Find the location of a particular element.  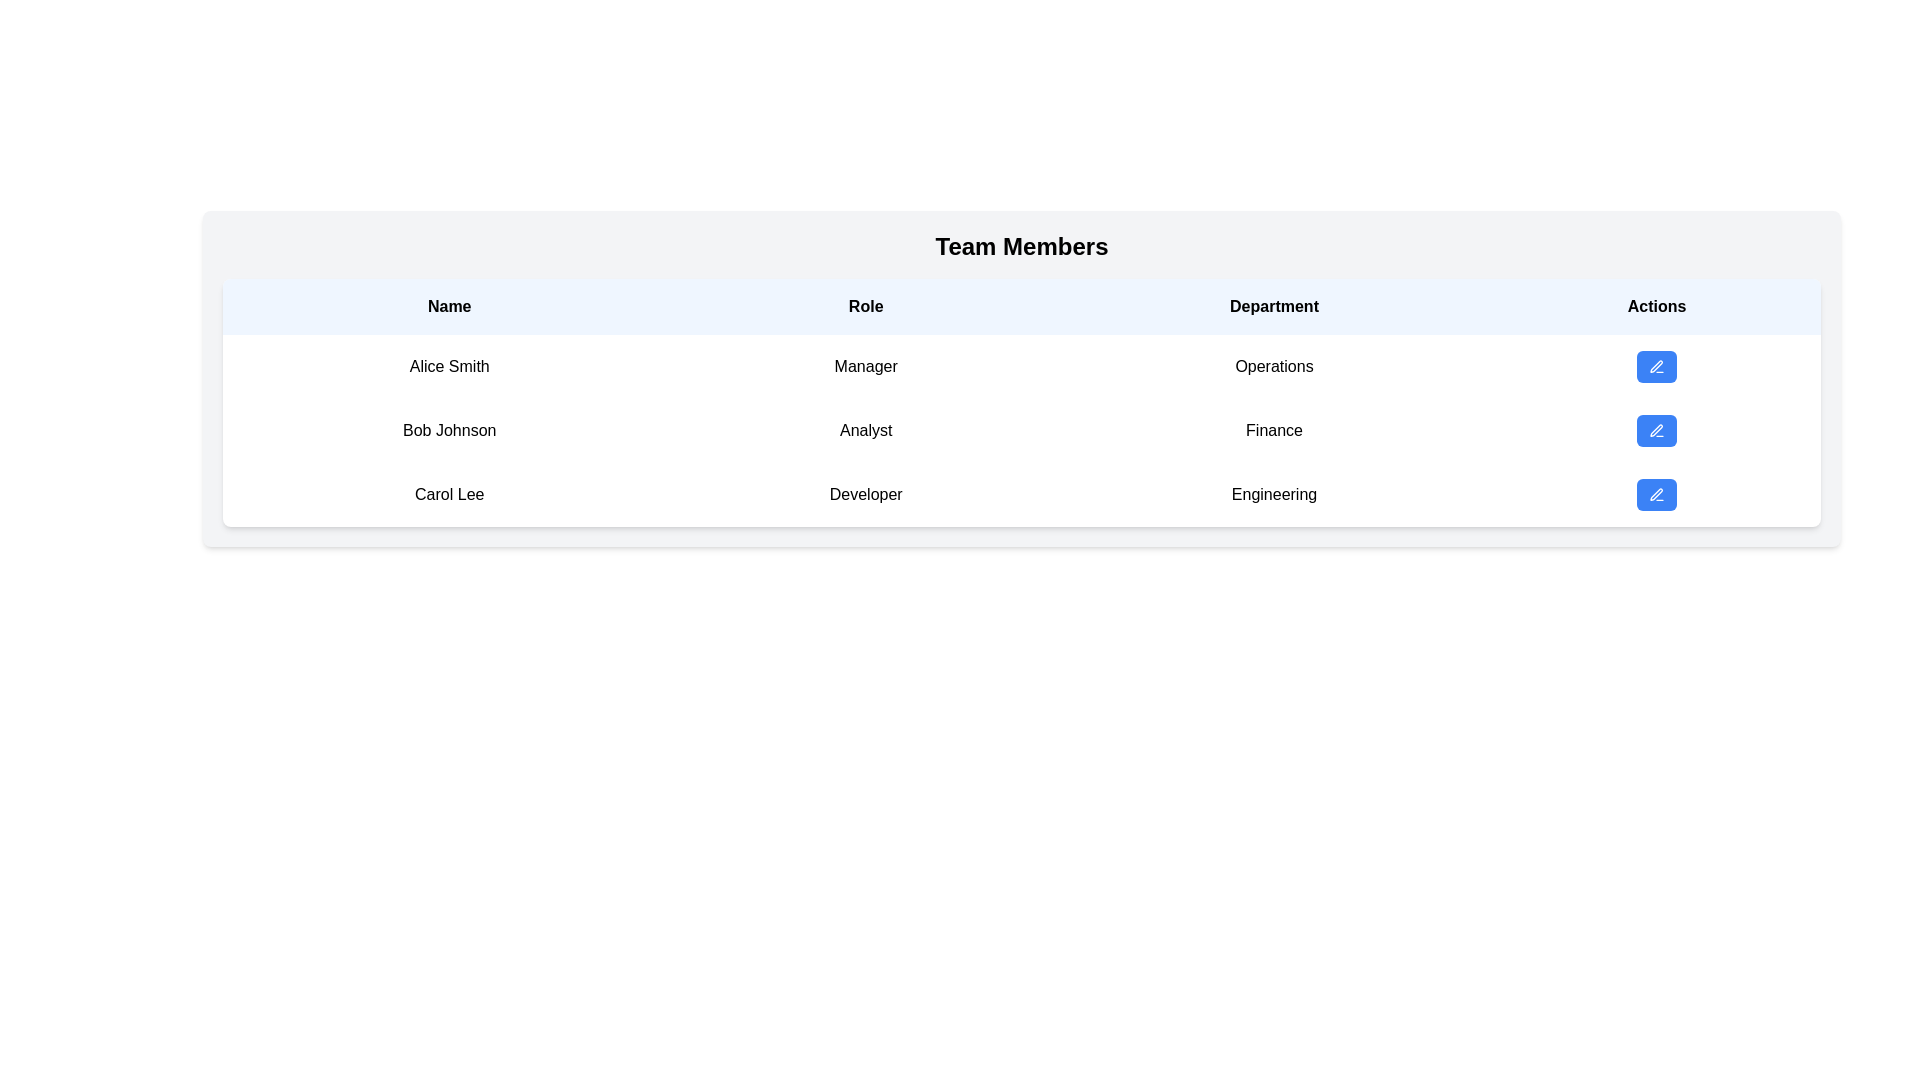

the Text display element that represents the name of a team member located is located at coordinates (448, 366).